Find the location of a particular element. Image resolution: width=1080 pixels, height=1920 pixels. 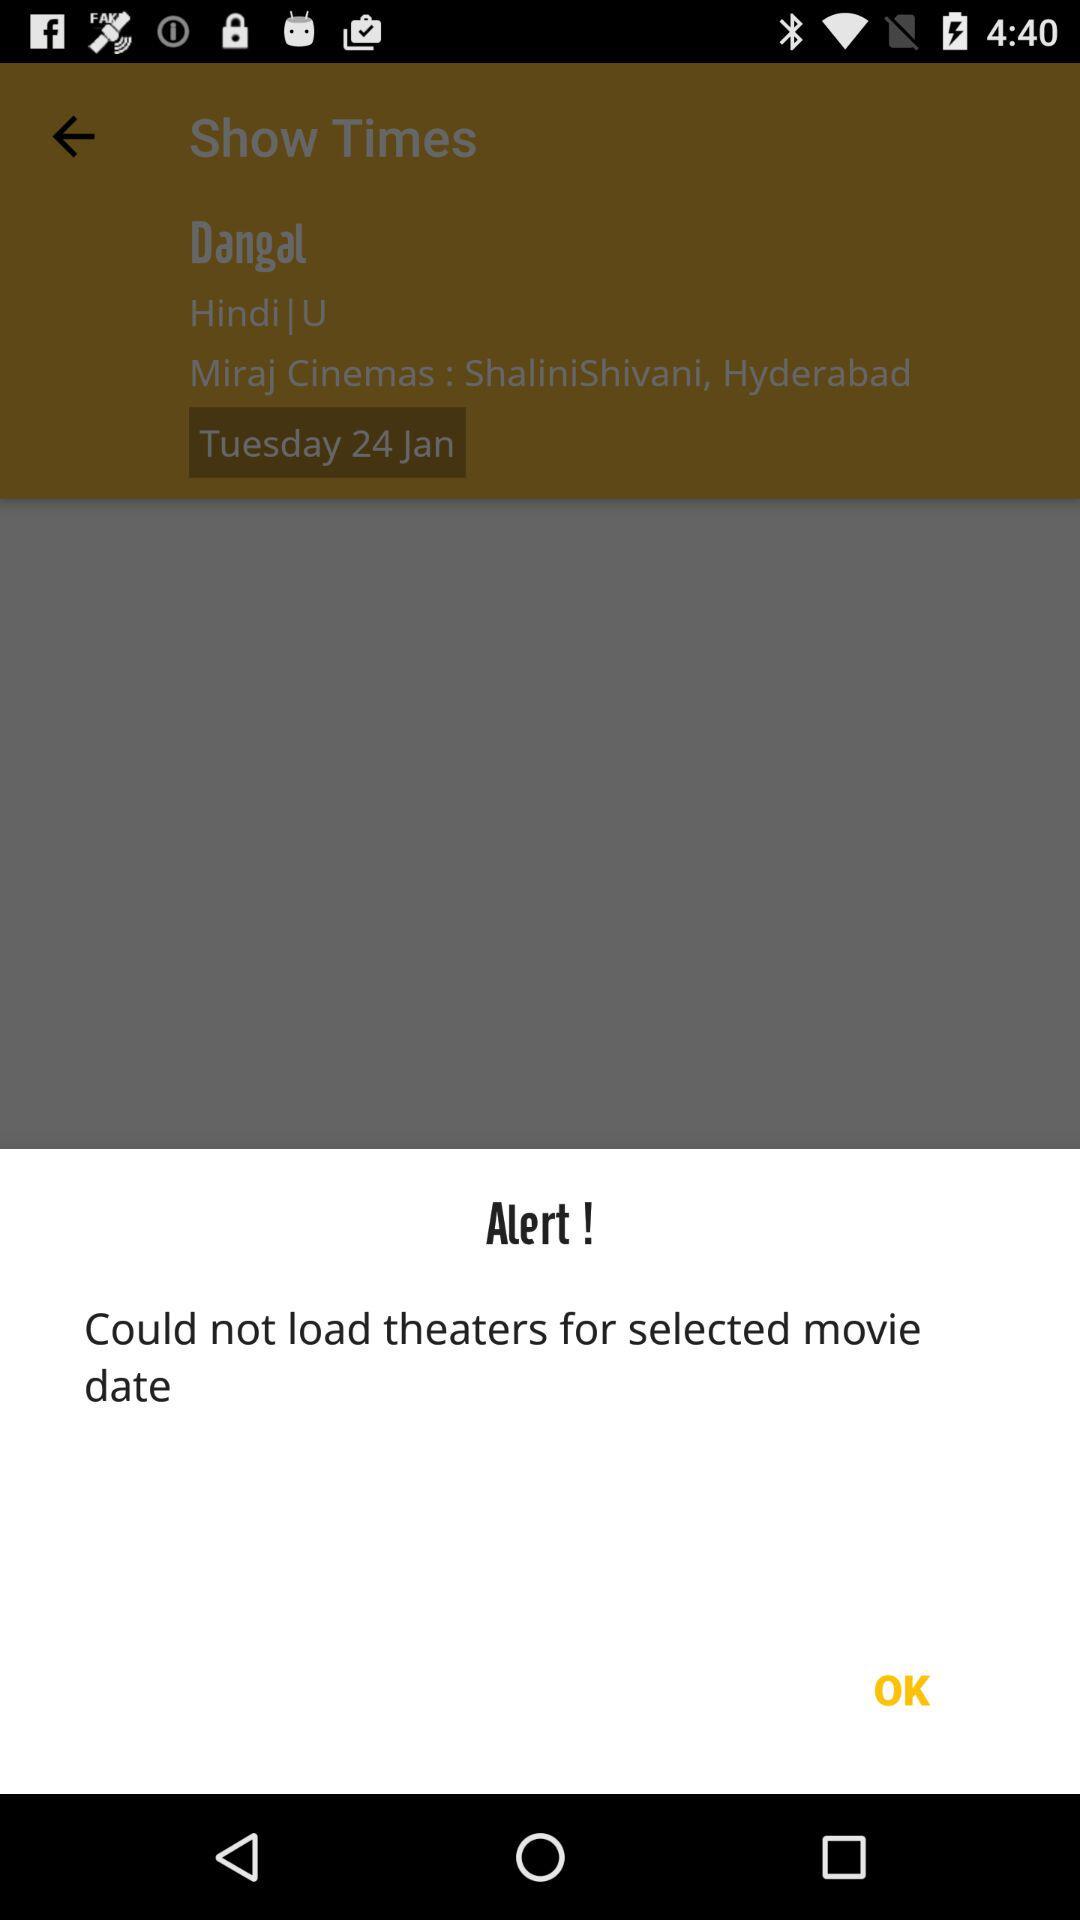

the item at the bottom right corner is located at coordinates (901, 1688).